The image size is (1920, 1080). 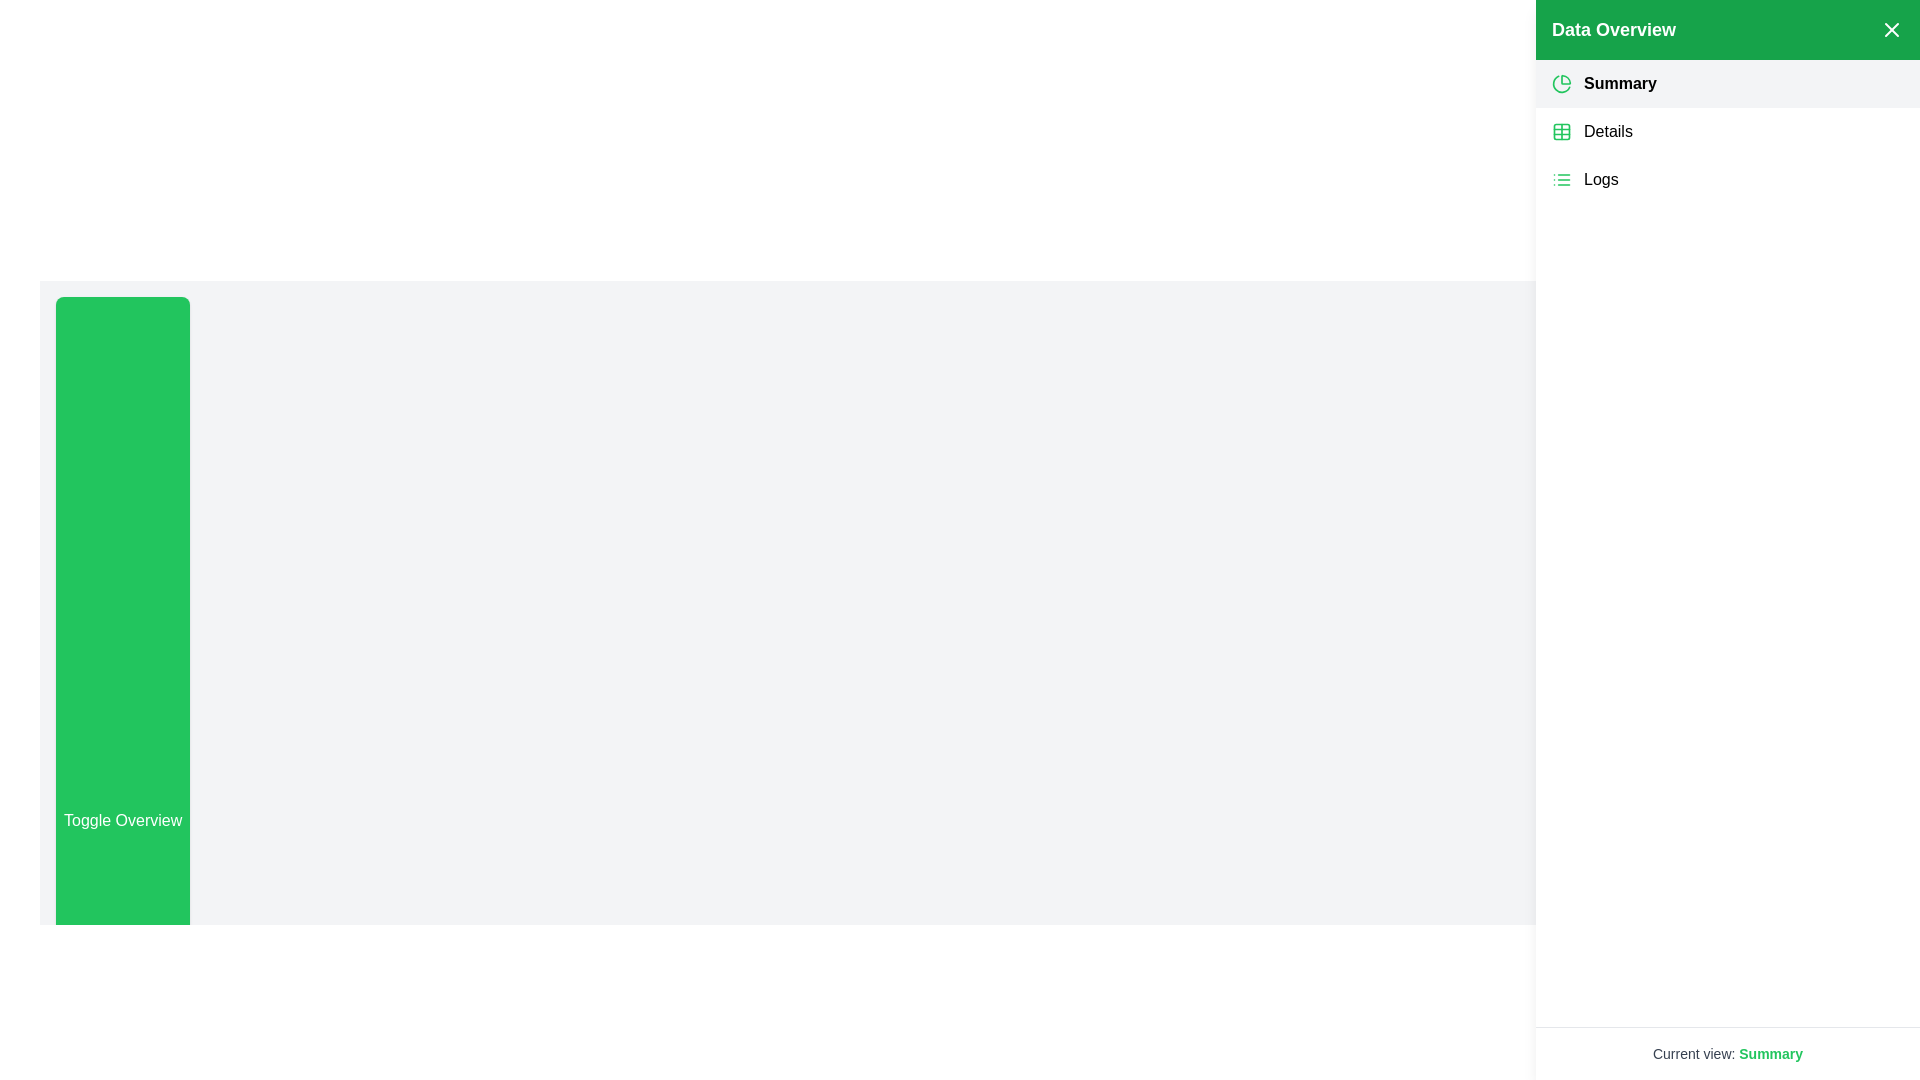 What do you see at coordinates (1560, 180) in the screenshot?
I see `the green list icon located to the left of the 'Logs' text in the 'Data Overview' menu section` at bounding box center [1560, 180].